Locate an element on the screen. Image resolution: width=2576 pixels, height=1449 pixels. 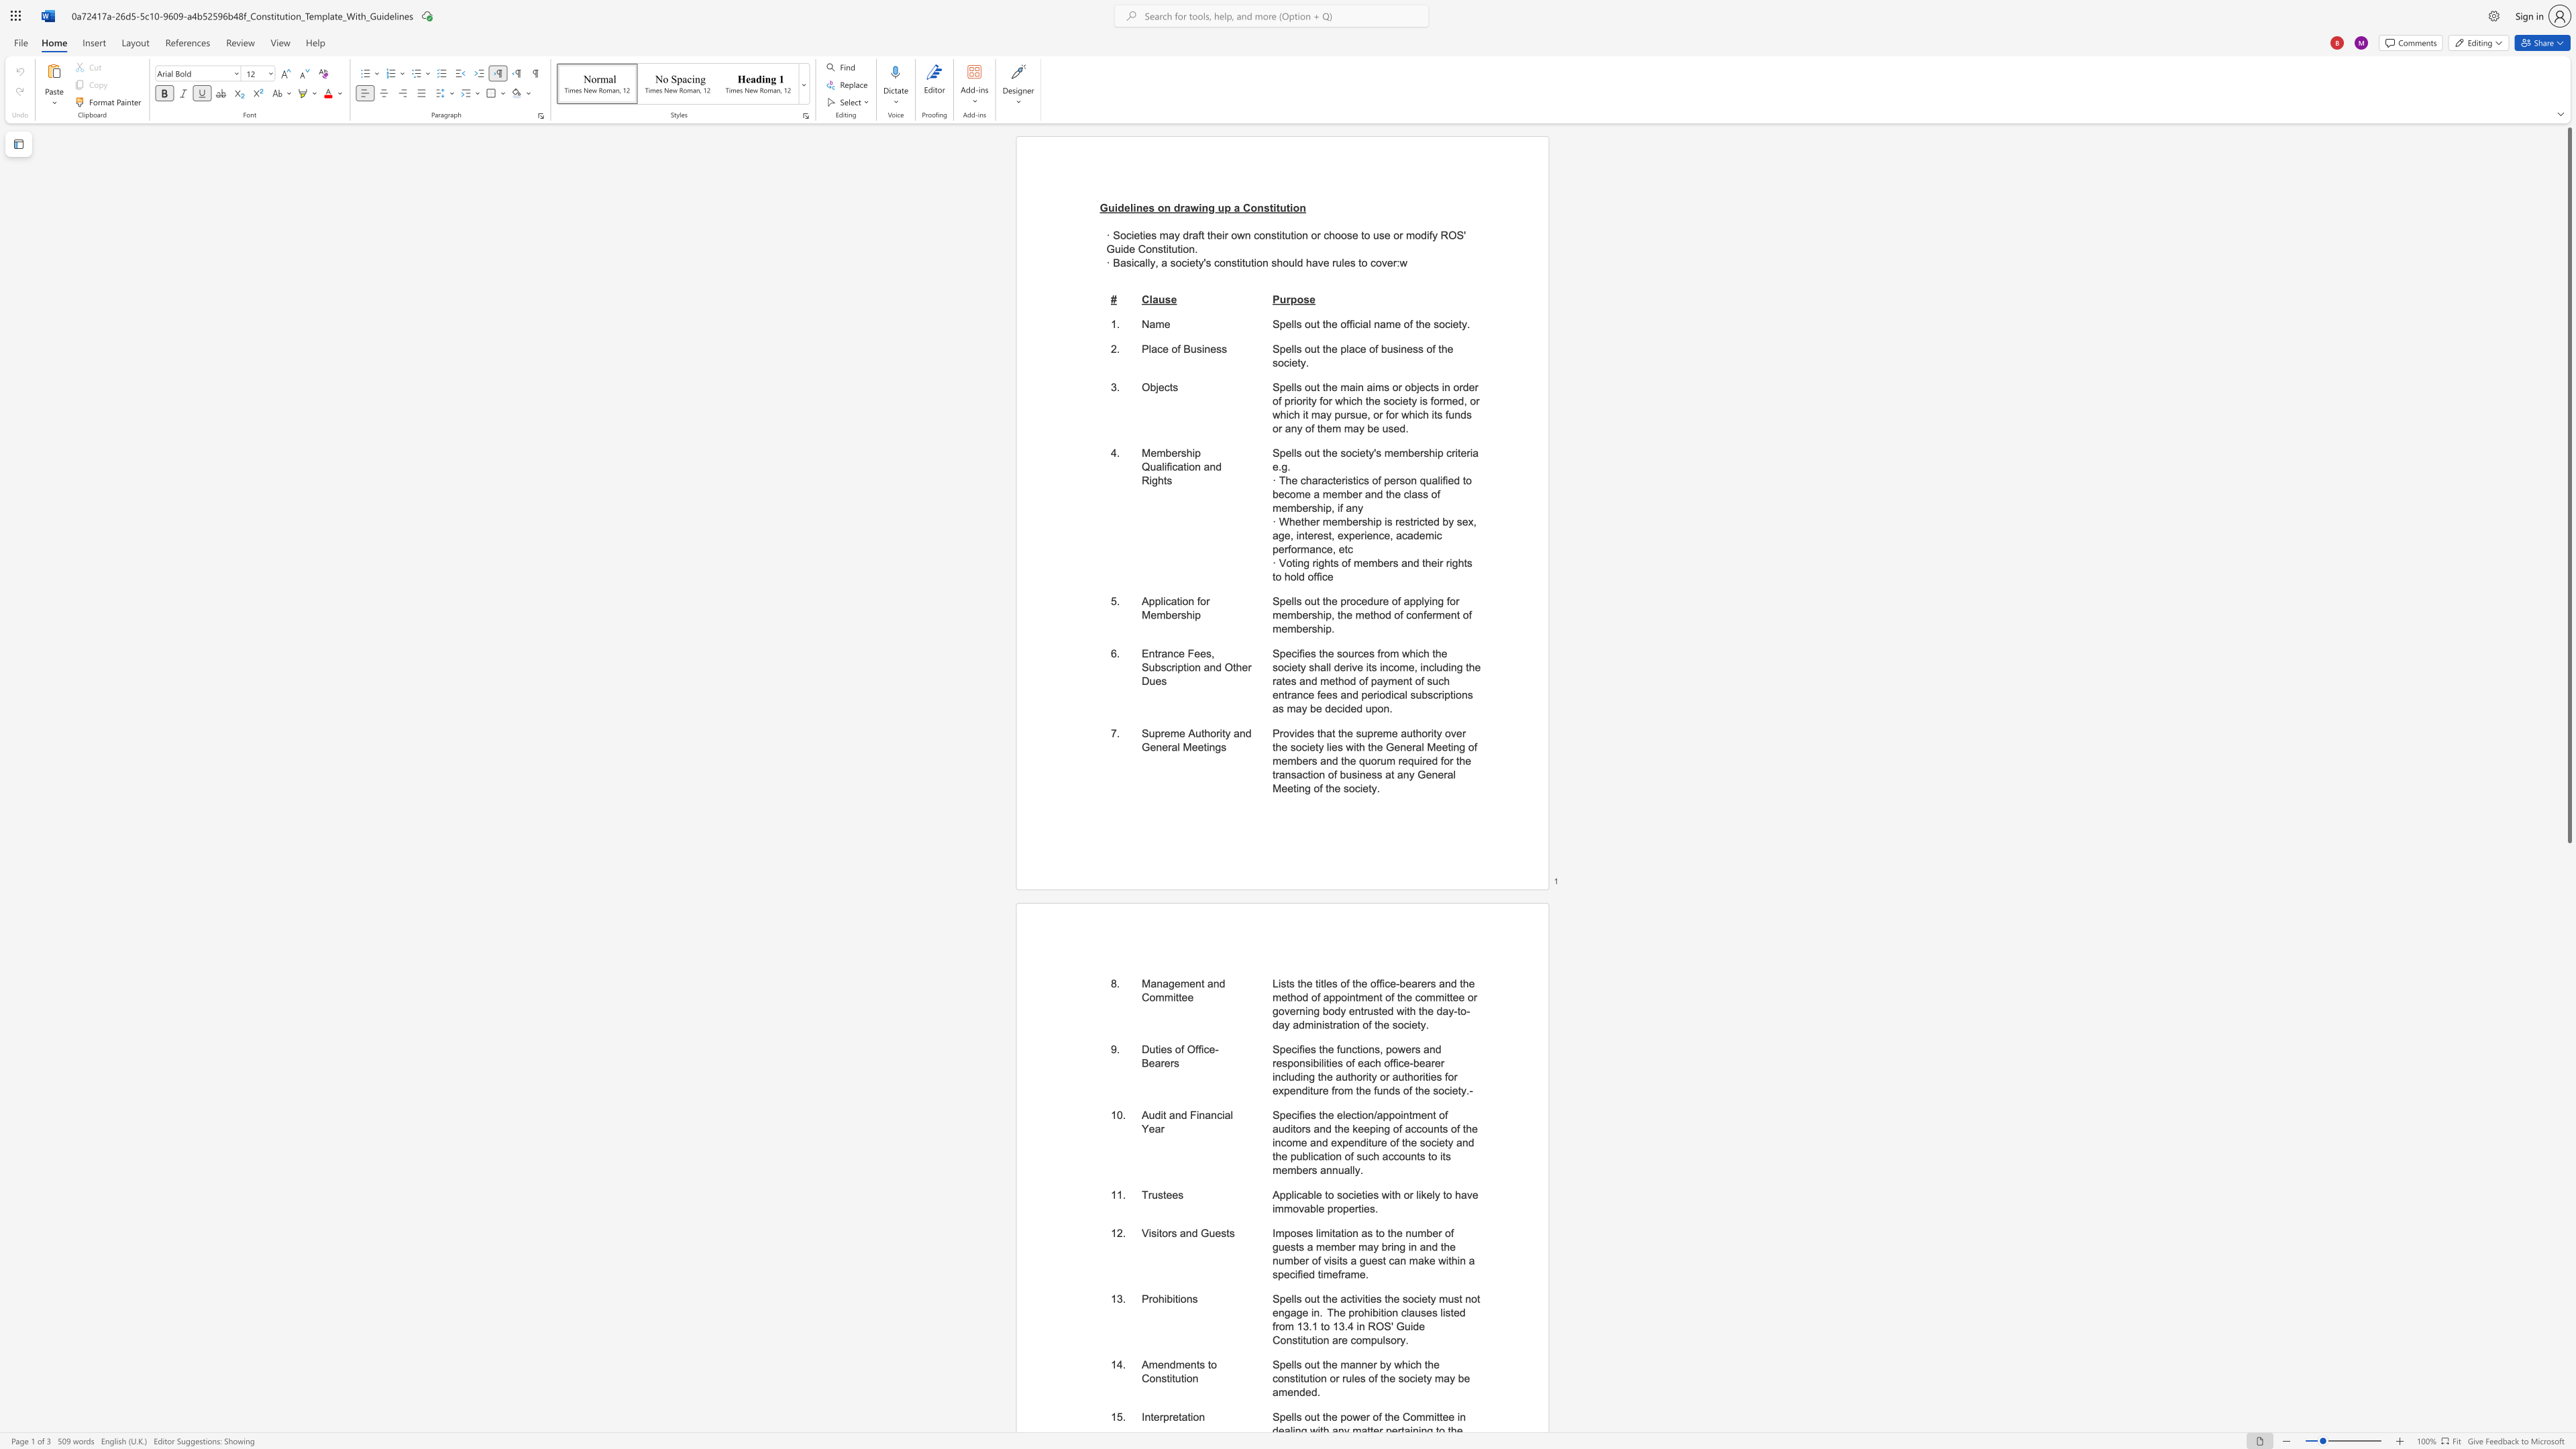
the right-hand scrollbar to descend the page is located at coordinates (2568, 878).